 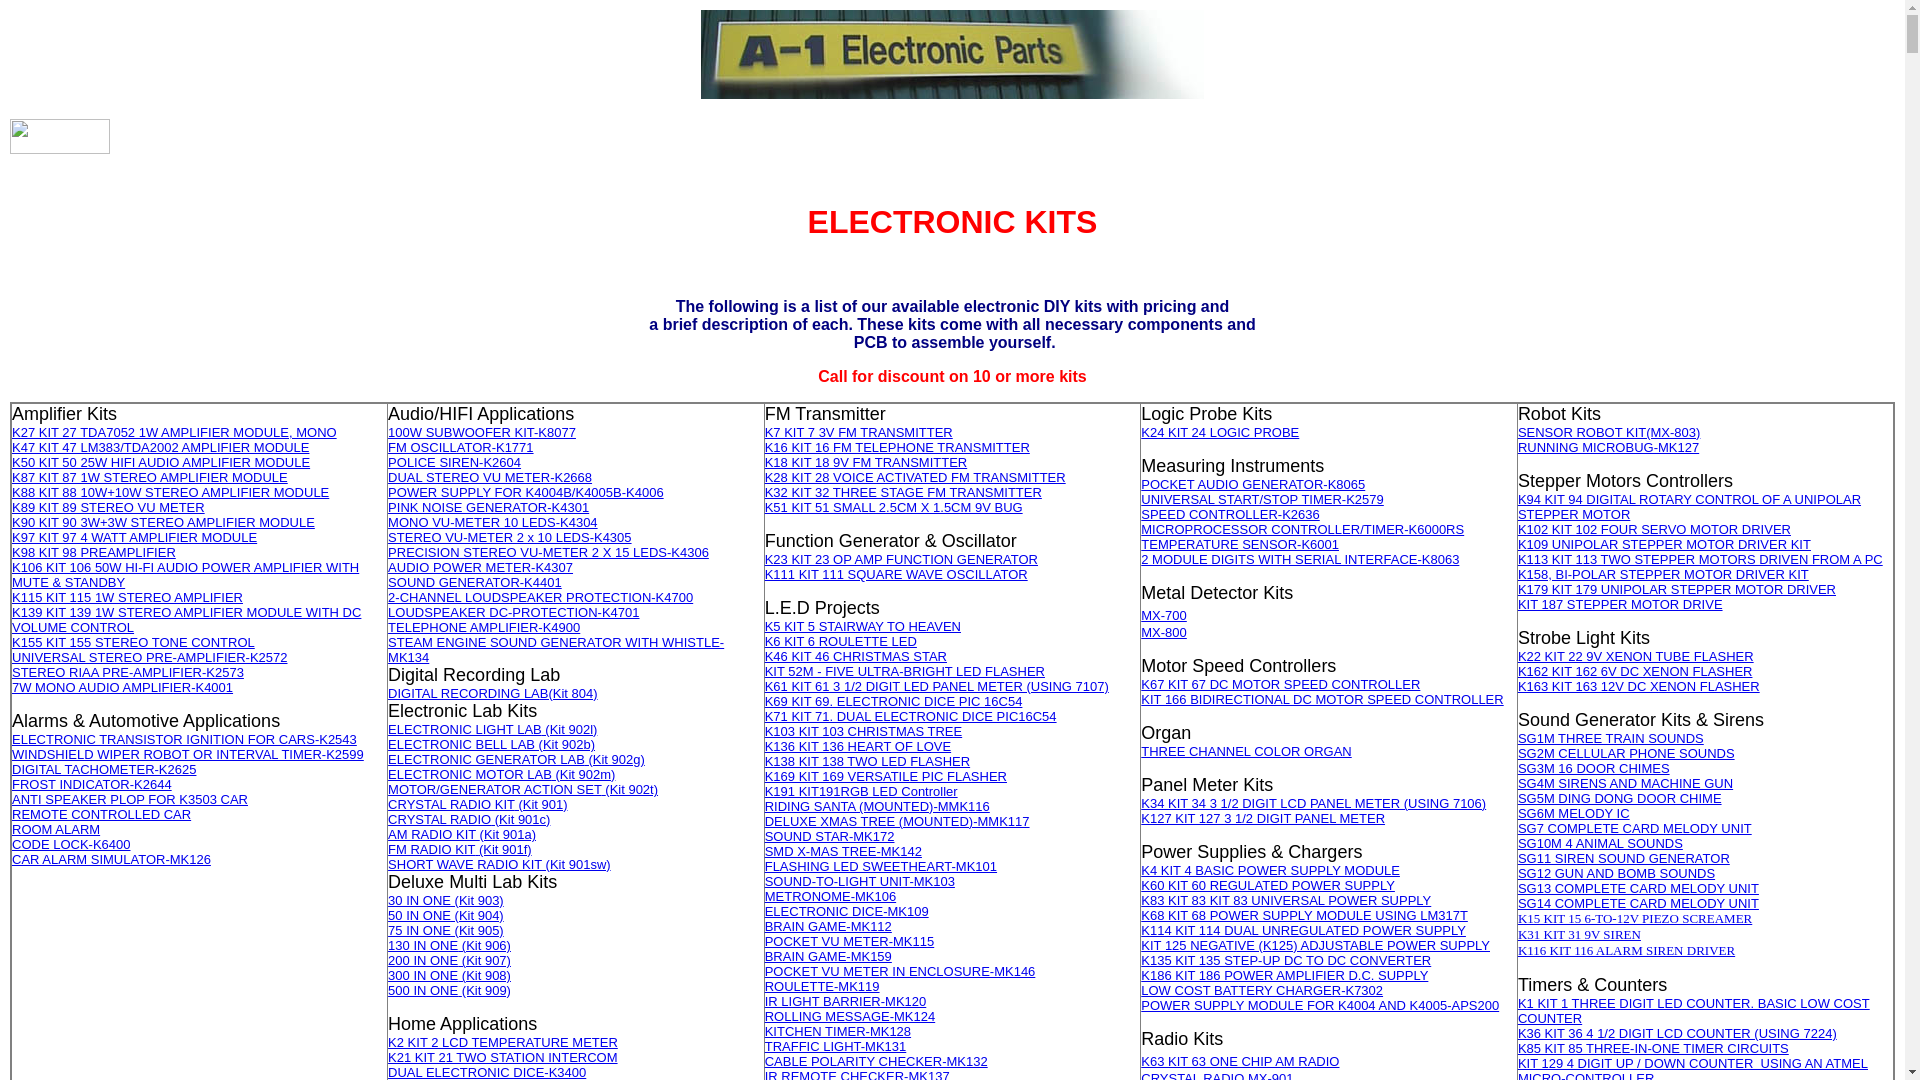 I want to click on 'K186 KIT 186 POWER AMPLIFIER D.C. SUPPLY', so click(x=1284, y=974).